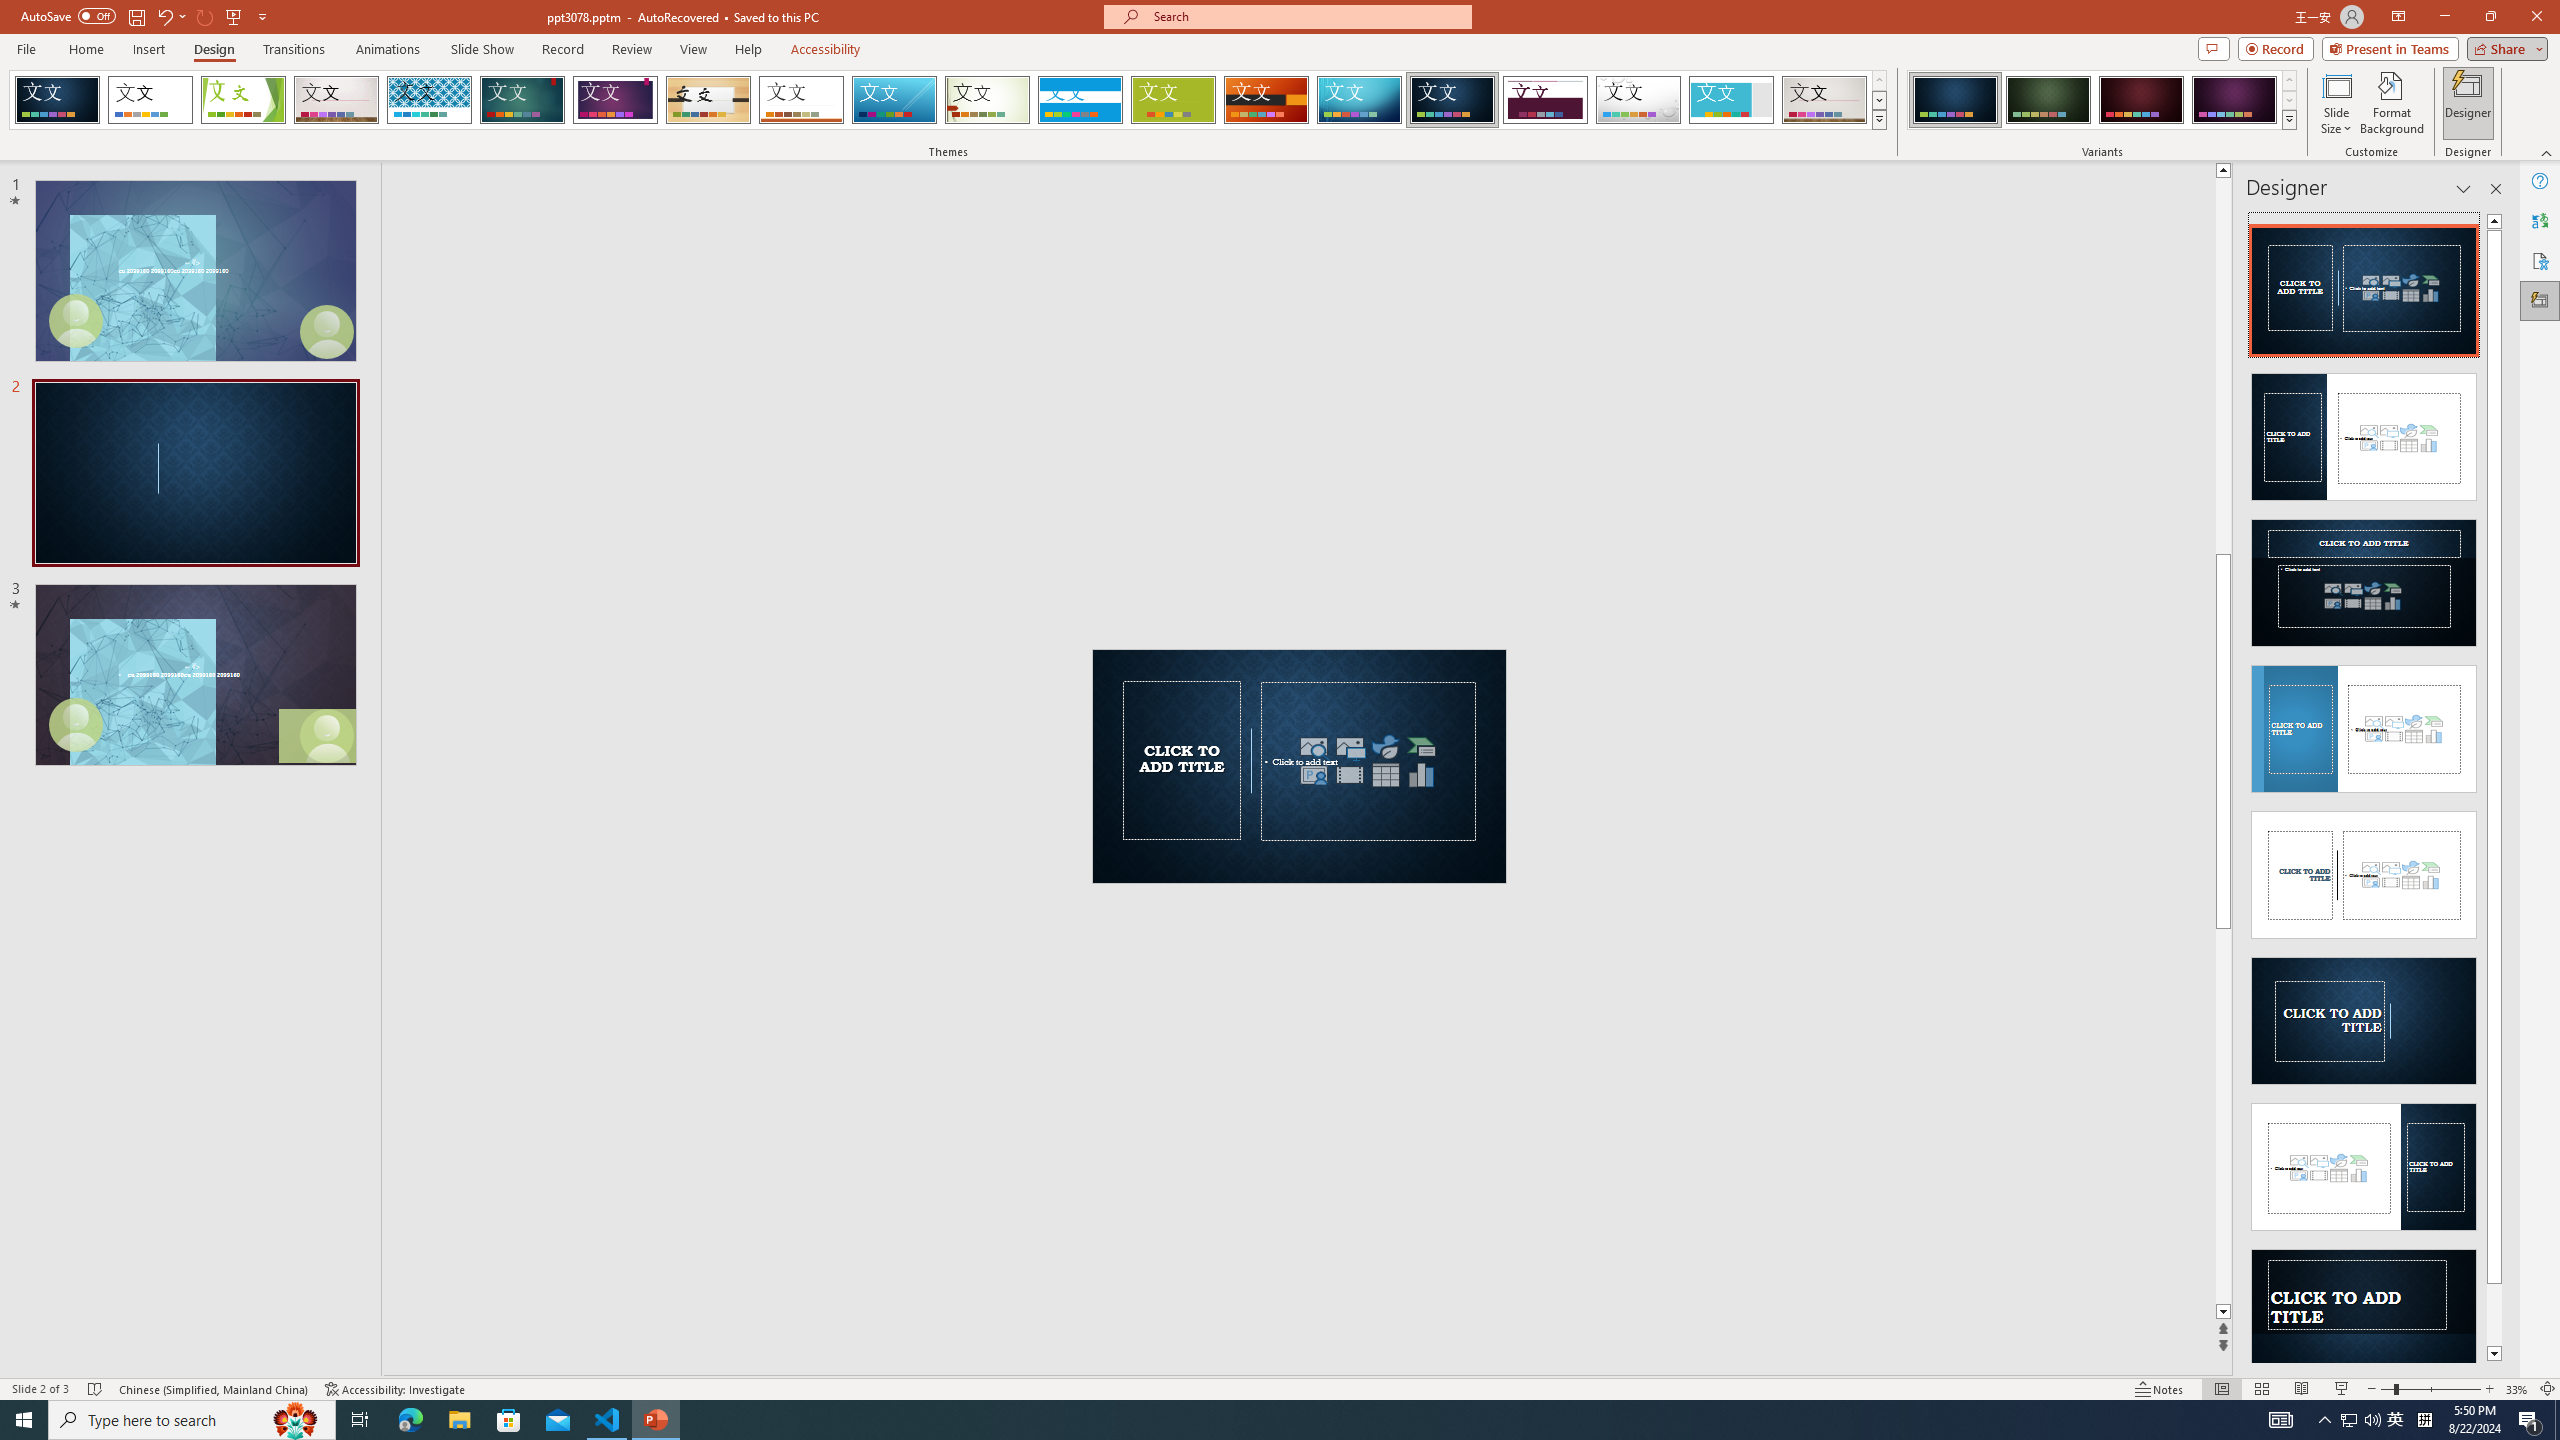  I want to click on 'Damask', so click(1451, 99).